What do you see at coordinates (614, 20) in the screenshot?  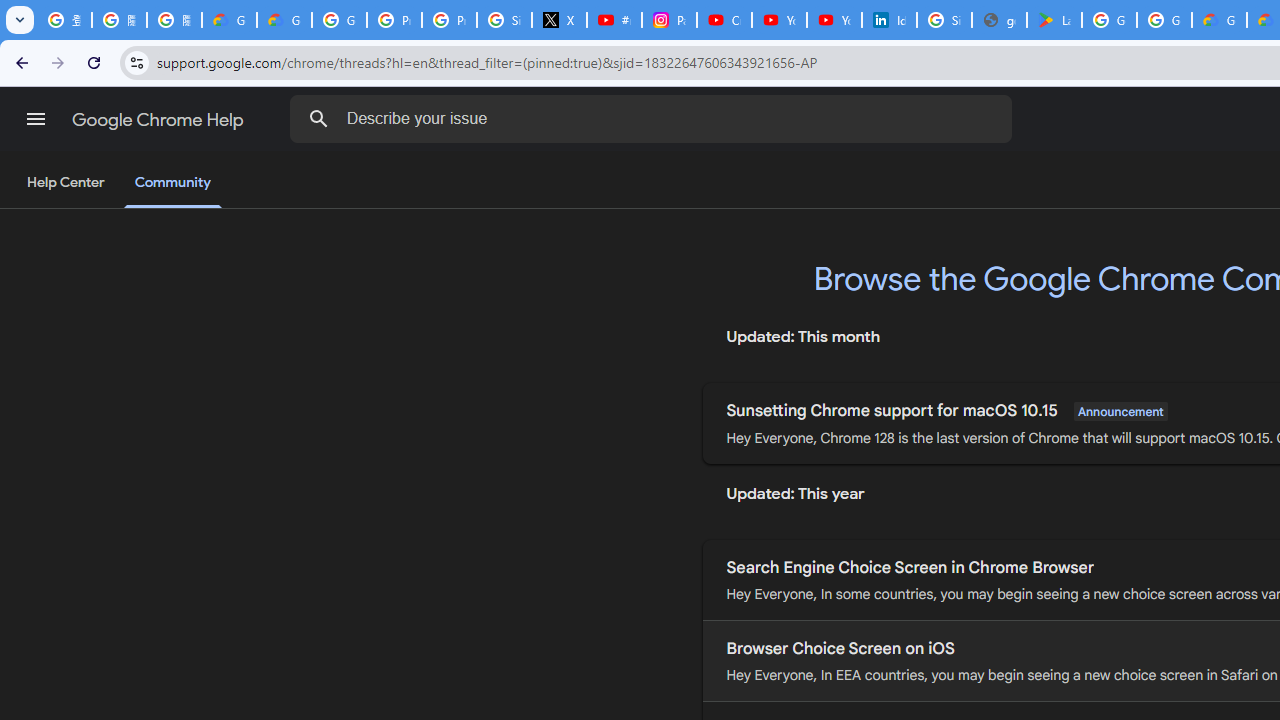 I see `'#nbabasketballhighlights - YouTube'` at bounding box center [614, 20].